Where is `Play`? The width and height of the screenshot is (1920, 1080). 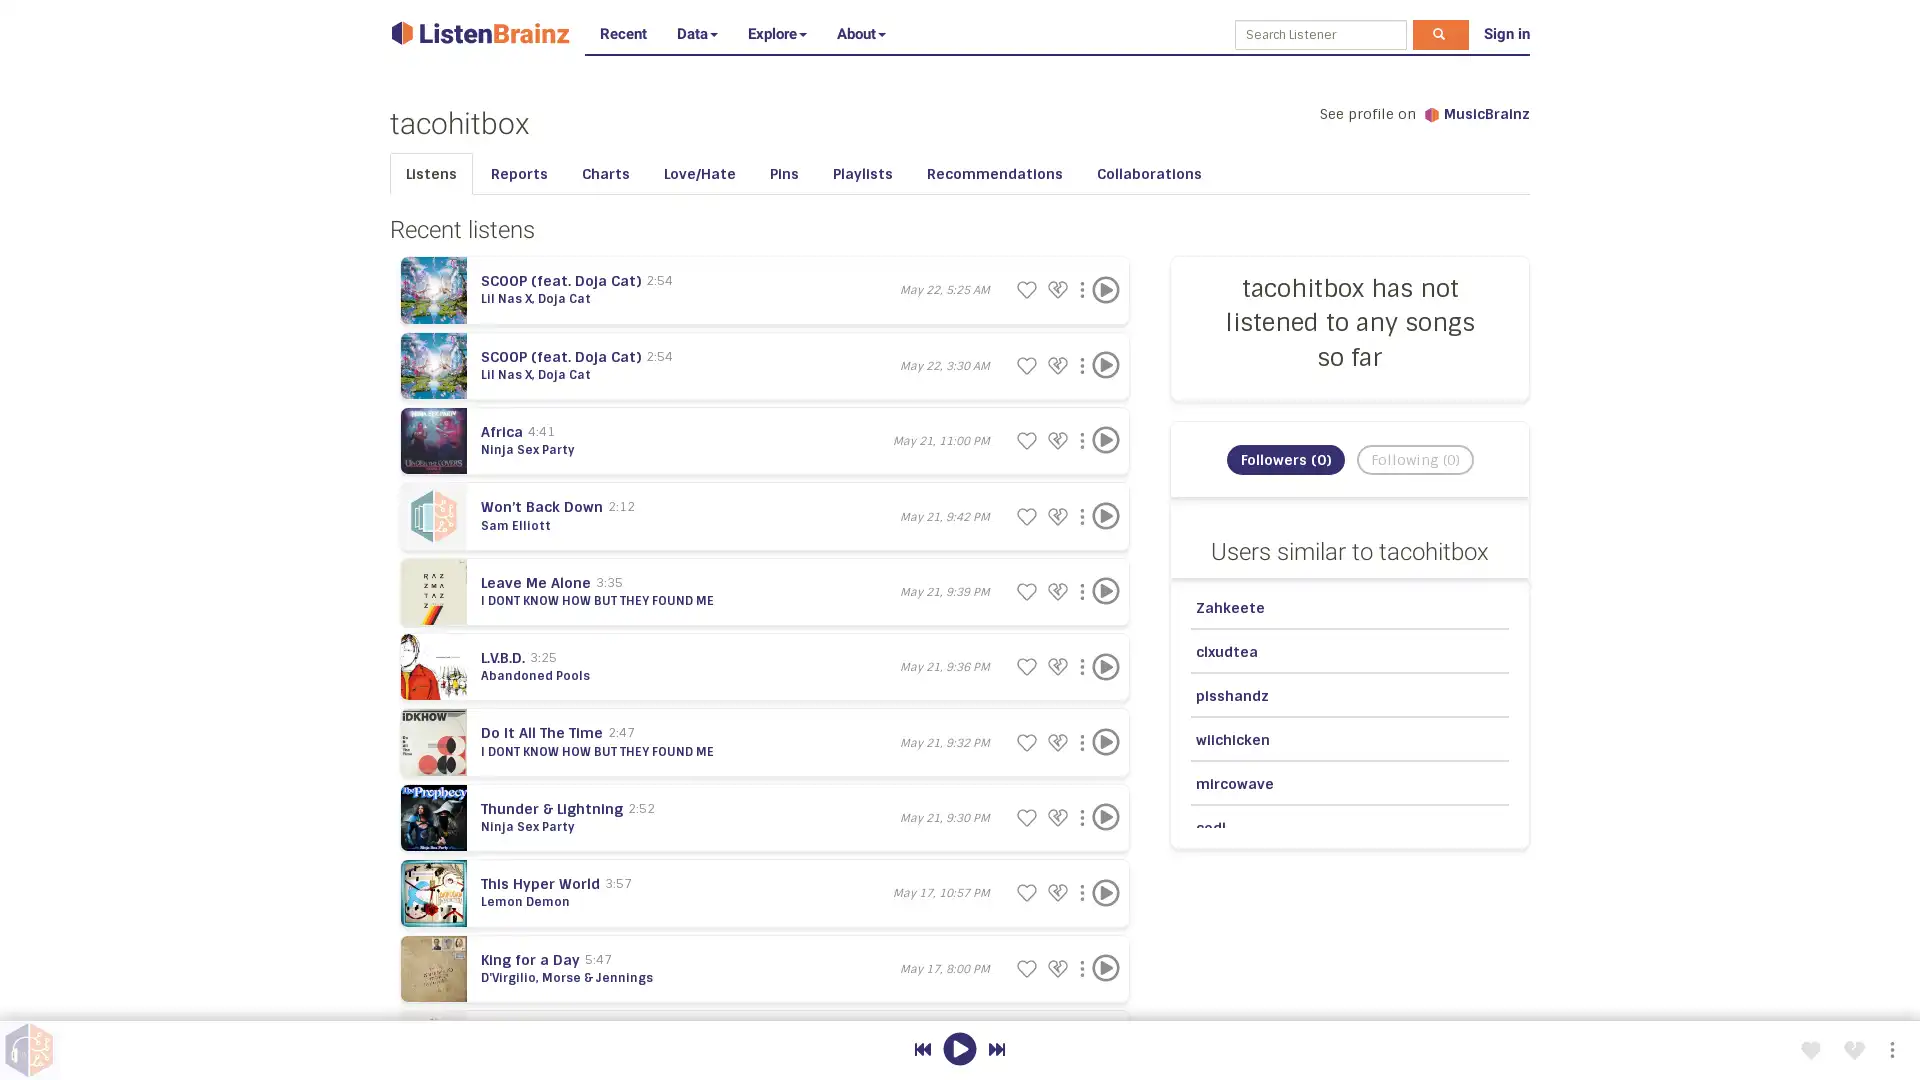
Play is located at coordinates (1104, 289).